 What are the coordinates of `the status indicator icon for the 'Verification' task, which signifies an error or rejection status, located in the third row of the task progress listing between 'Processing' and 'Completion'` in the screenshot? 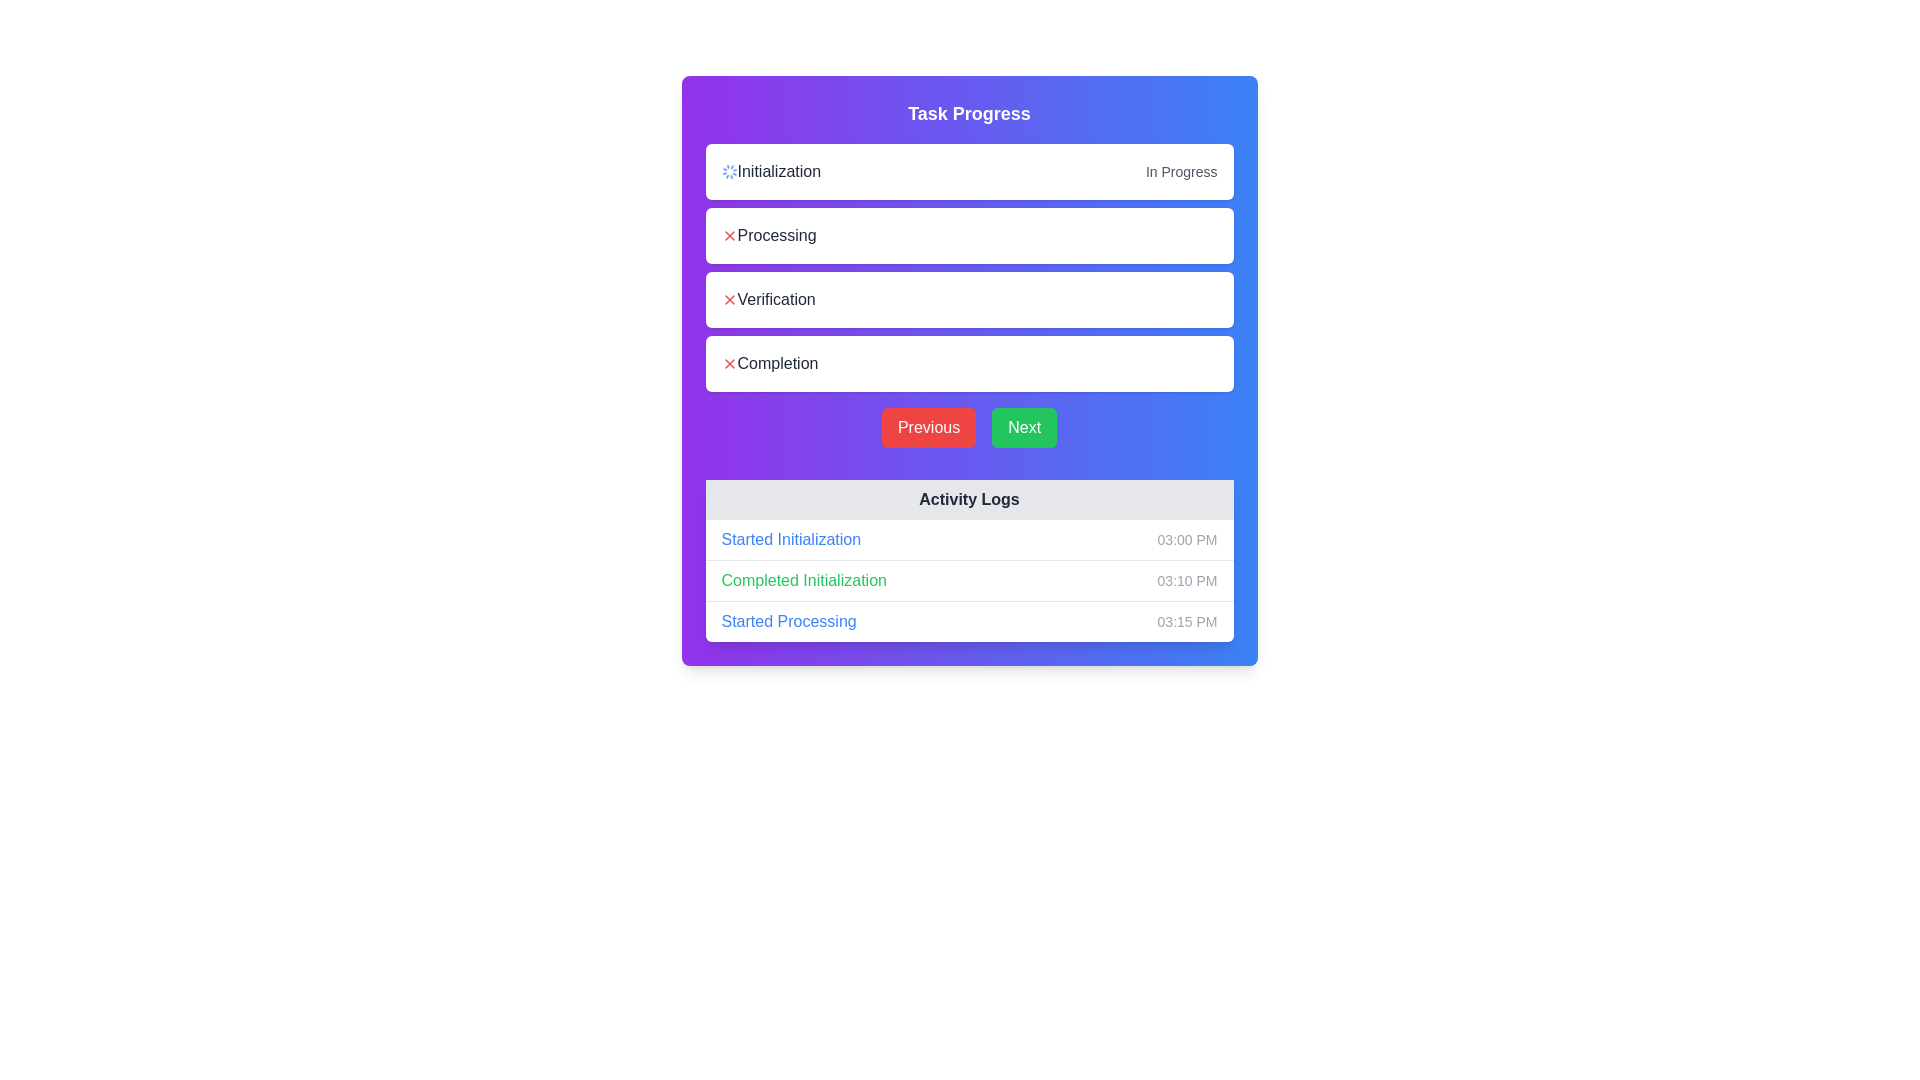 It's located at (728, 300).